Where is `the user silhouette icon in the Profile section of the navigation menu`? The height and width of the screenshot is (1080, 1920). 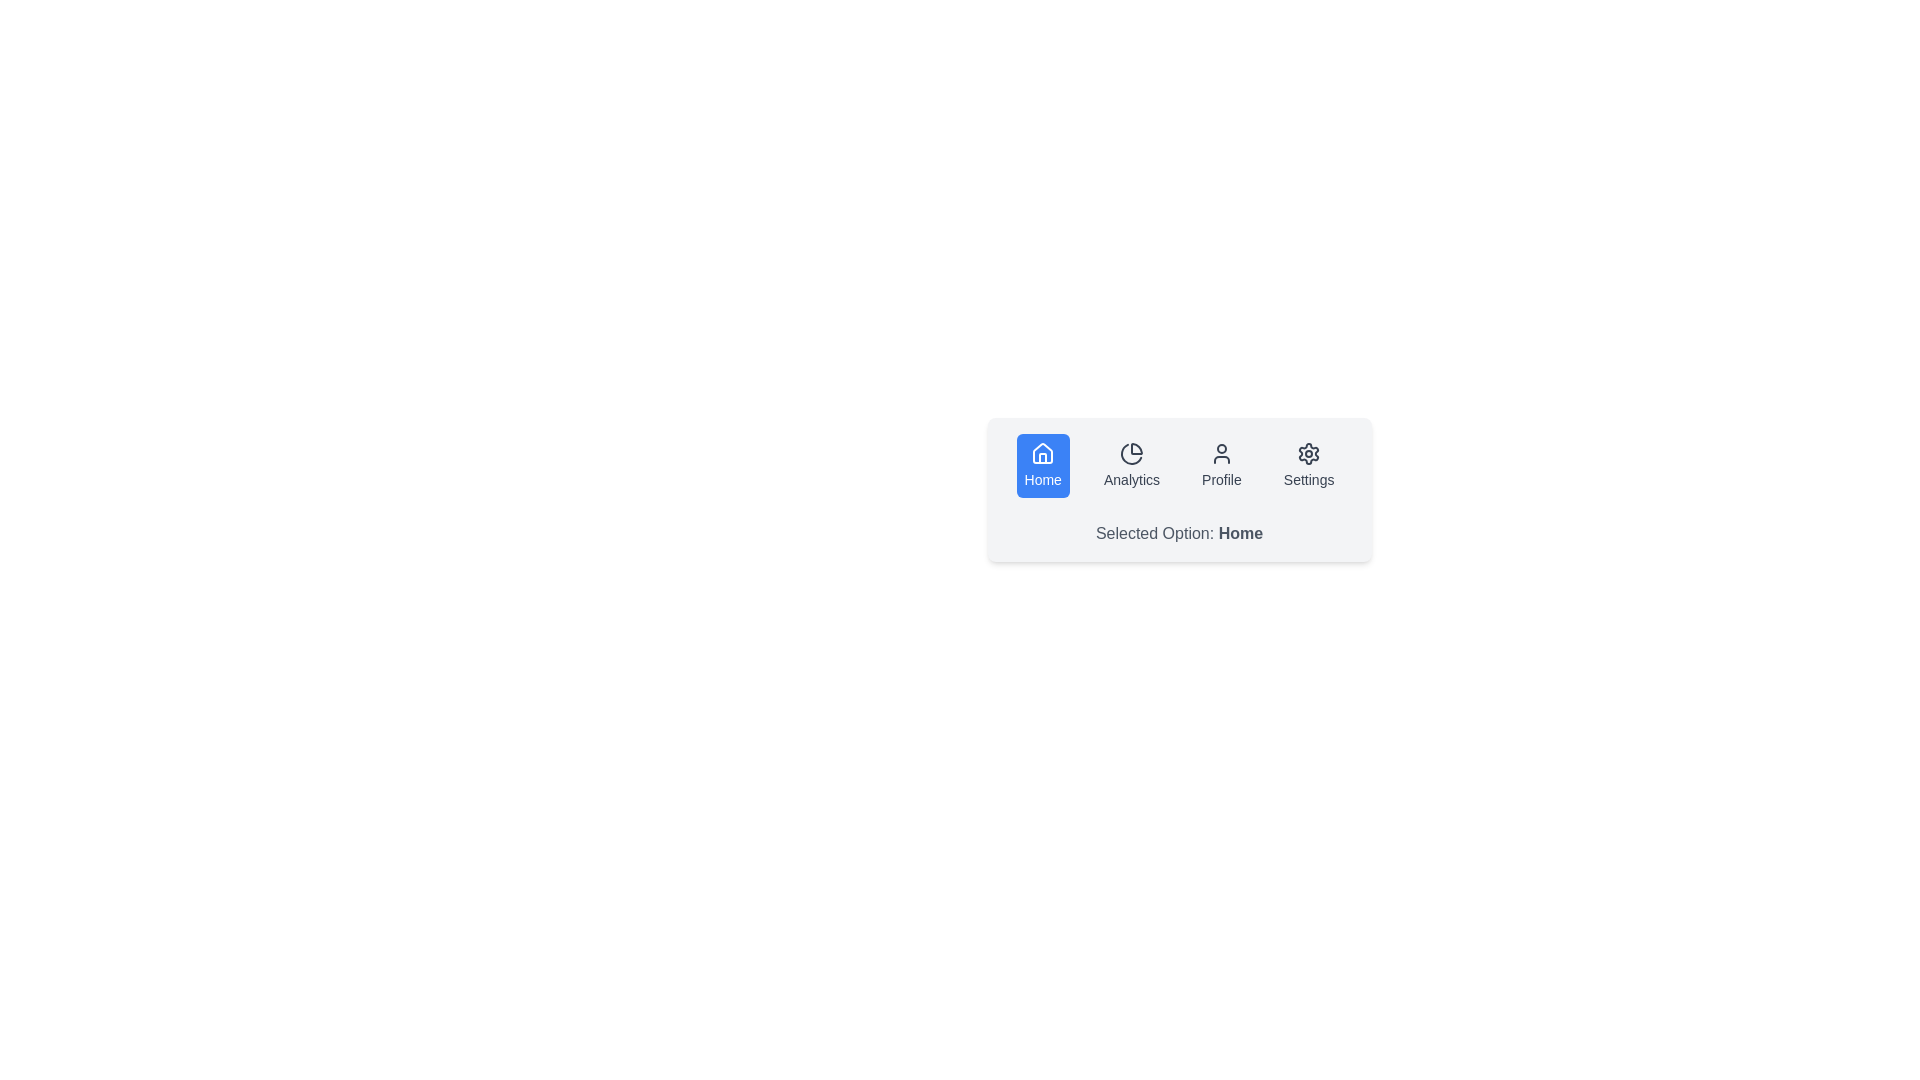 the user silhouette icon in the Profile section of the navigation menu is located at coordinates (1220, 454).